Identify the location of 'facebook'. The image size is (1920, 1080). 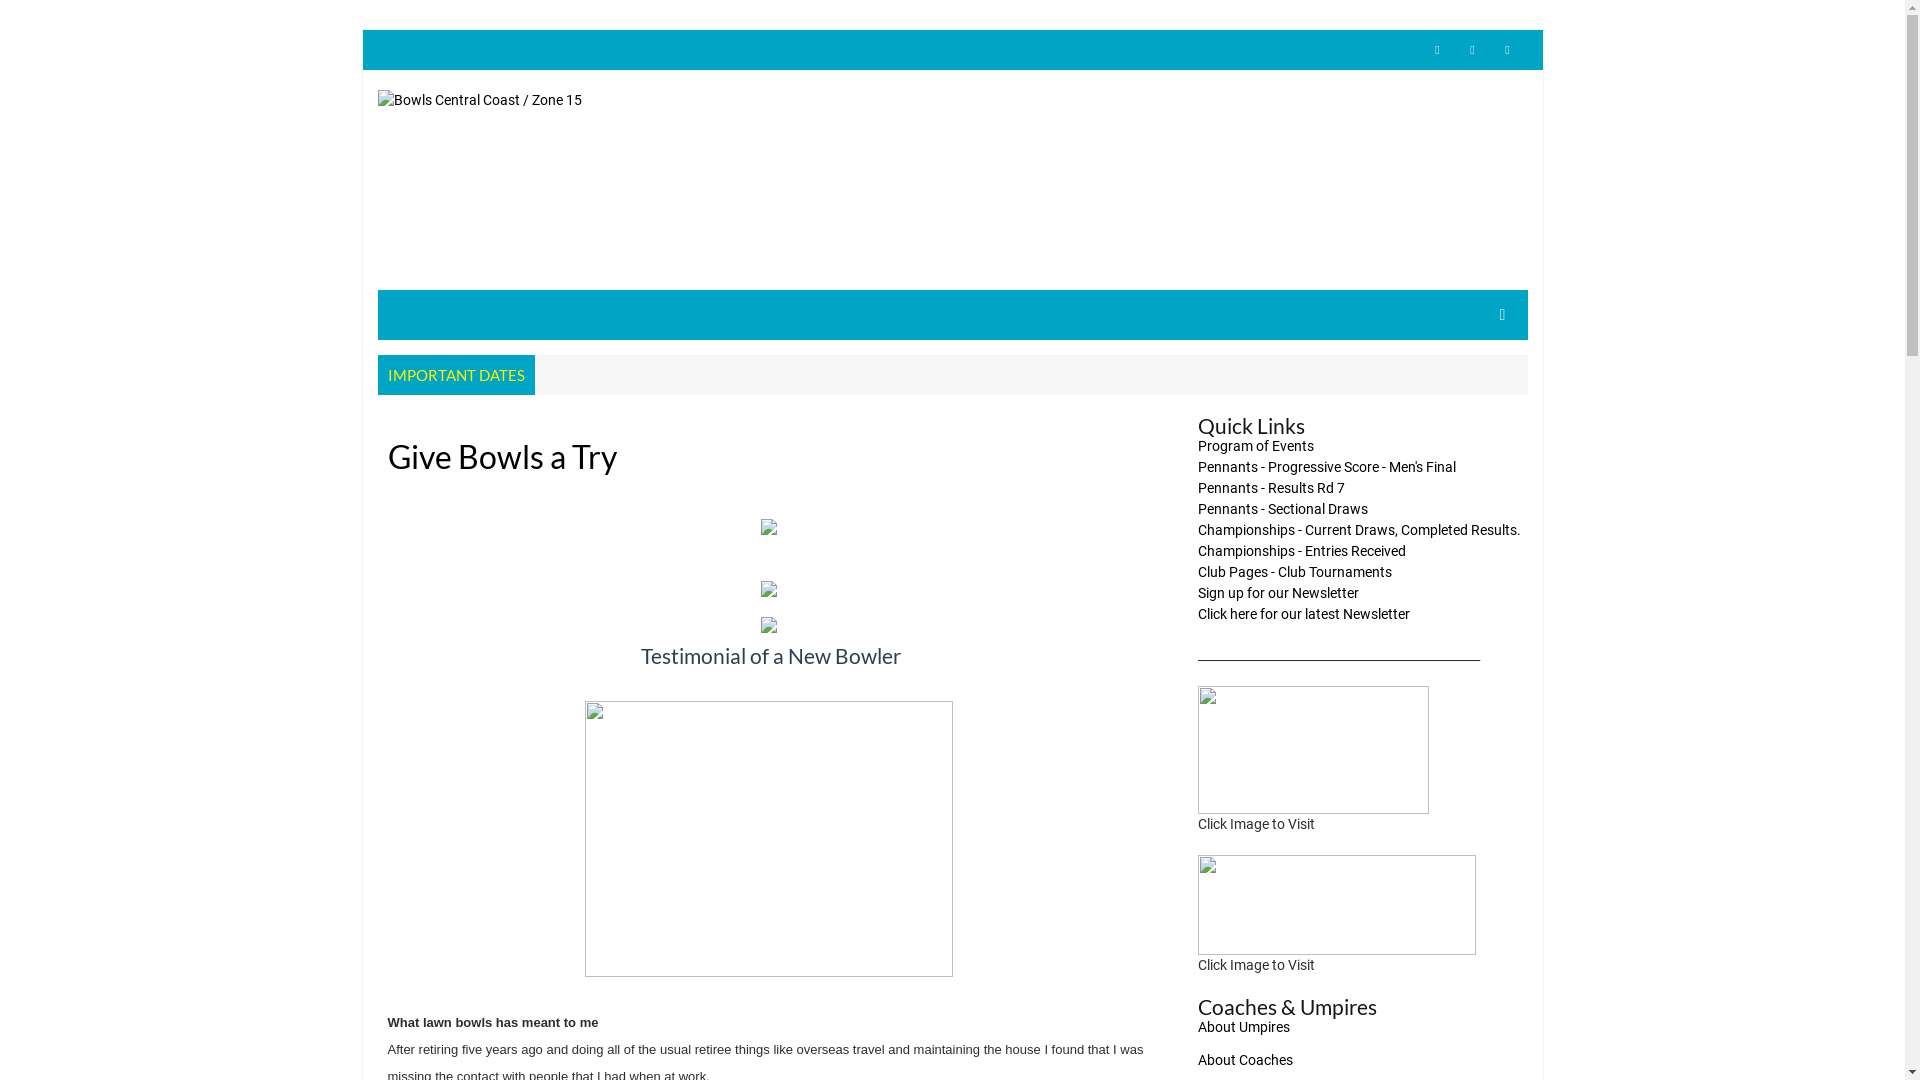
(1473, 49).